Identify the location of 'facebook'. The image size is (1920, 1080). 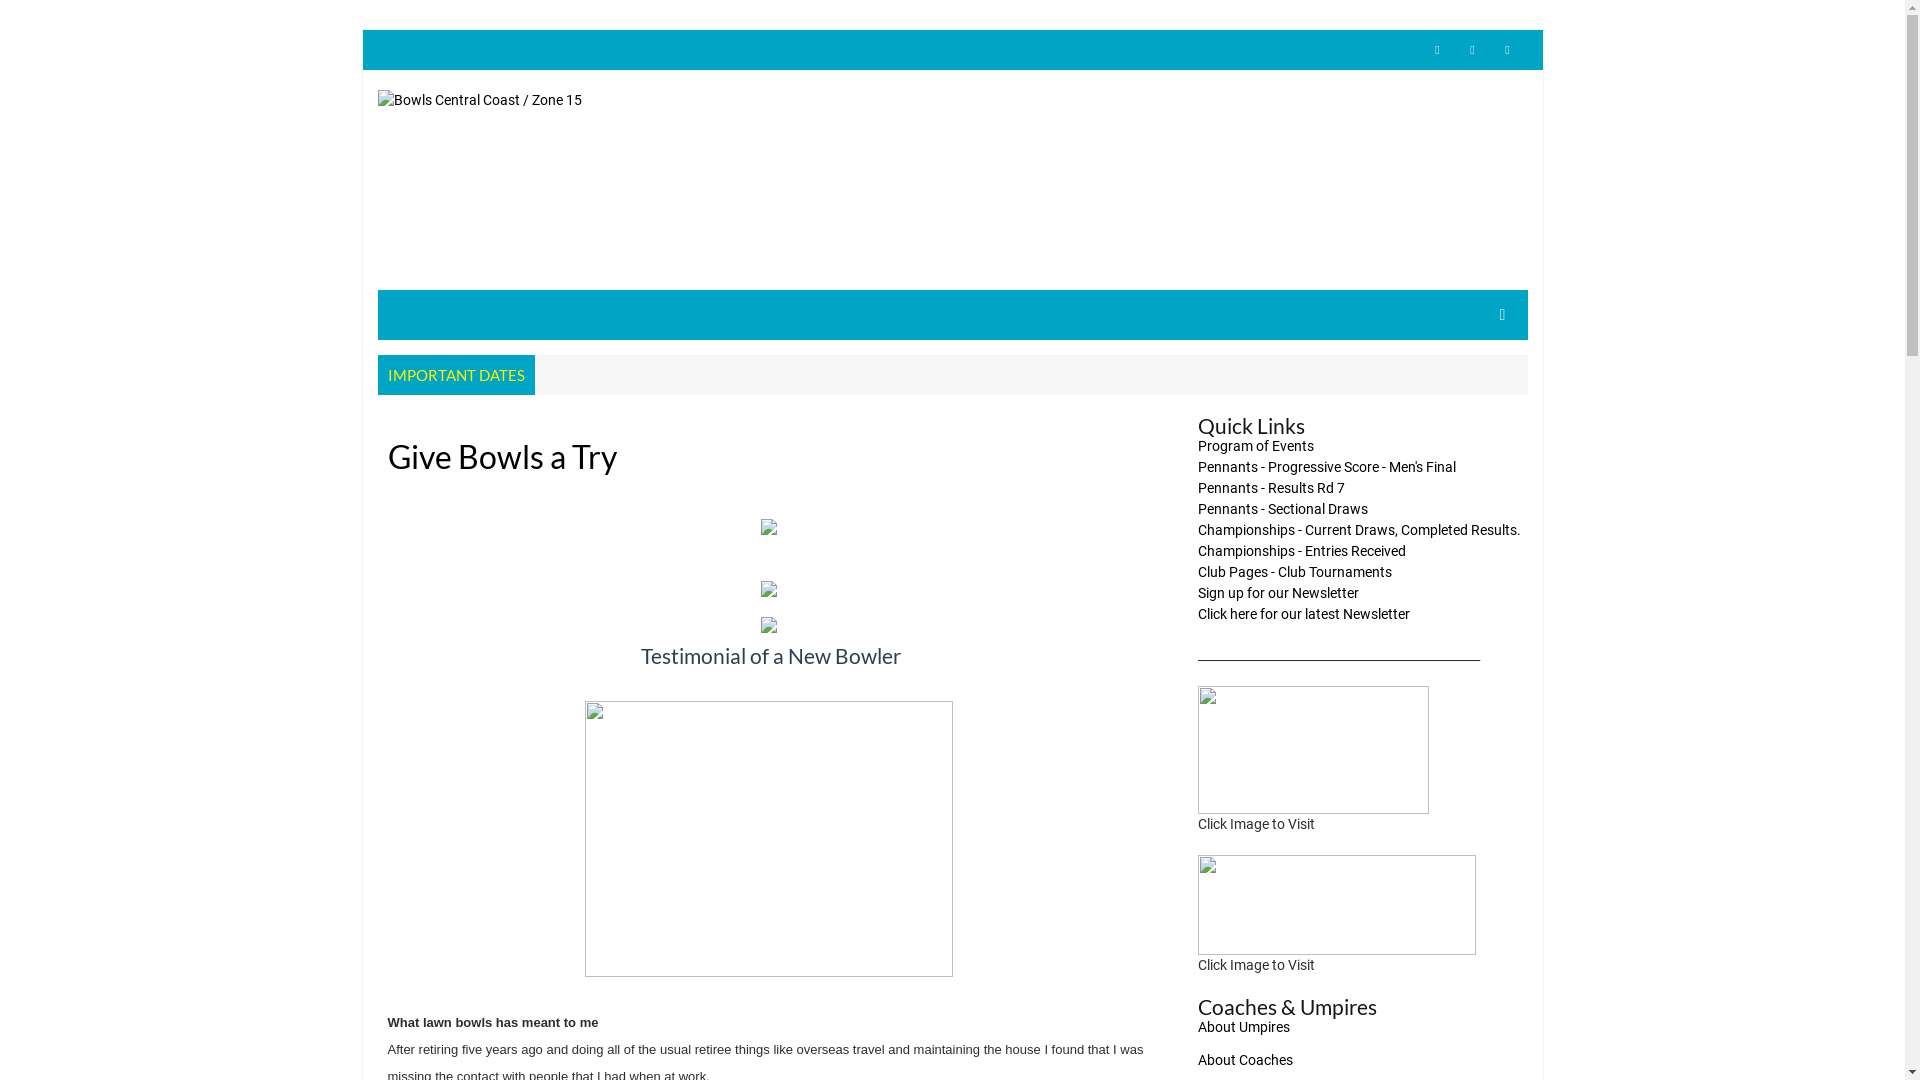
(1473, 49).